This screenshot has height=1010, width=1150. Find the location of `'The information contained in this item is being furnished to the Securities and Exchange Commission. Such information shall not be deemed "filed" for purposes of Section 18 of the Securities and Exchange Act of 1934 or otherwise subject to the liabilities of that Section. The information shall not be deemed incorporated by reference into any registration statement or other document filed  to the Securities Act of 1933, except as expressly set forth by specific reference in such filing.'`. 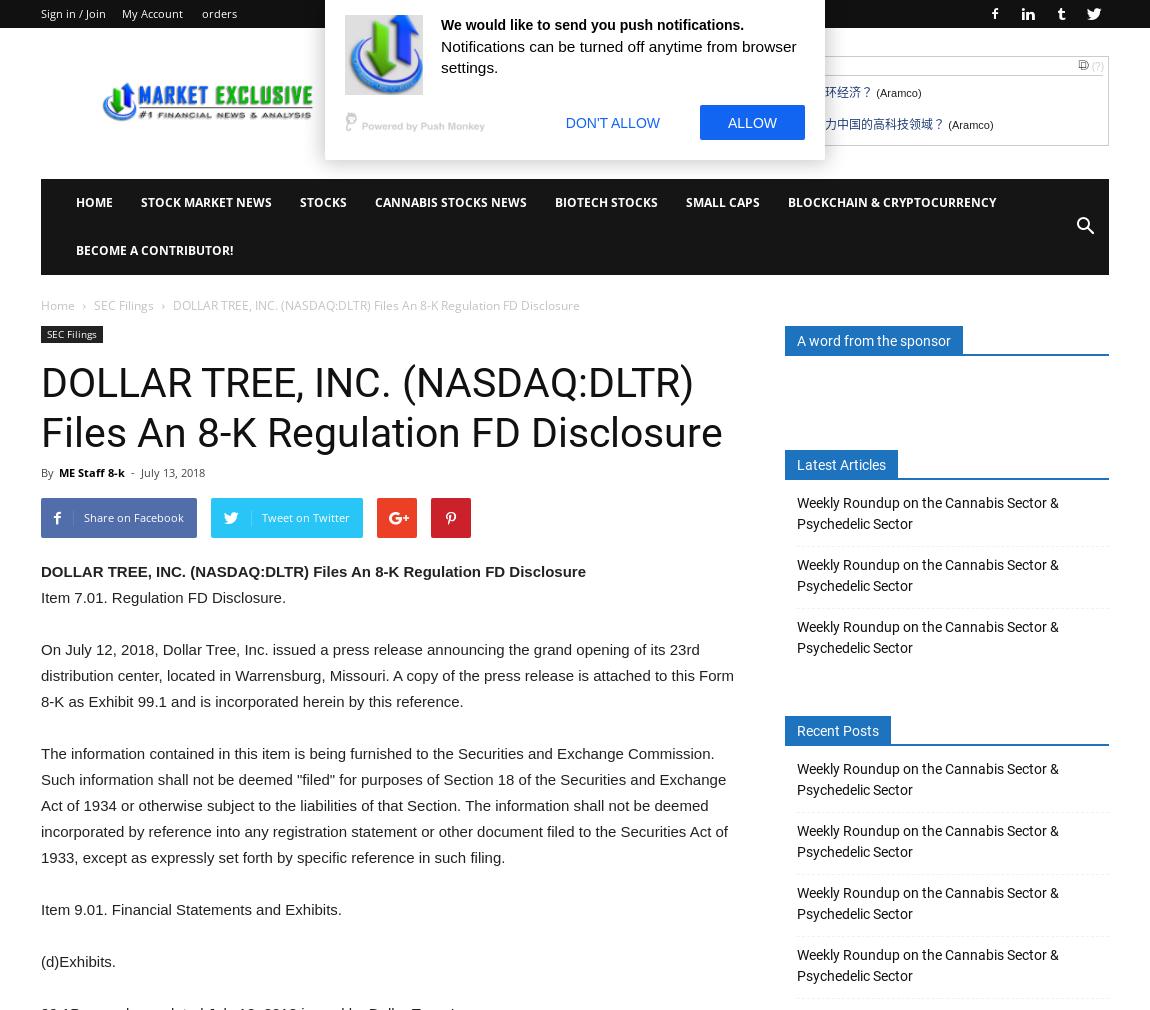

'The information contained in this item is being furnished to the Securities and Exchange Commission. Such information shall not be deemed "filed" for purposes of Section 18 of the Securities and Exchange Act of 1934 or otherwise subject to the liabilities of that Section. The information shall not be deemed incorporated by reference into any registration statement or other document filed  to the Securities Act of 1933, except as expressly set forth by specific reference in such filing.' is located at coordinates (384, 805).